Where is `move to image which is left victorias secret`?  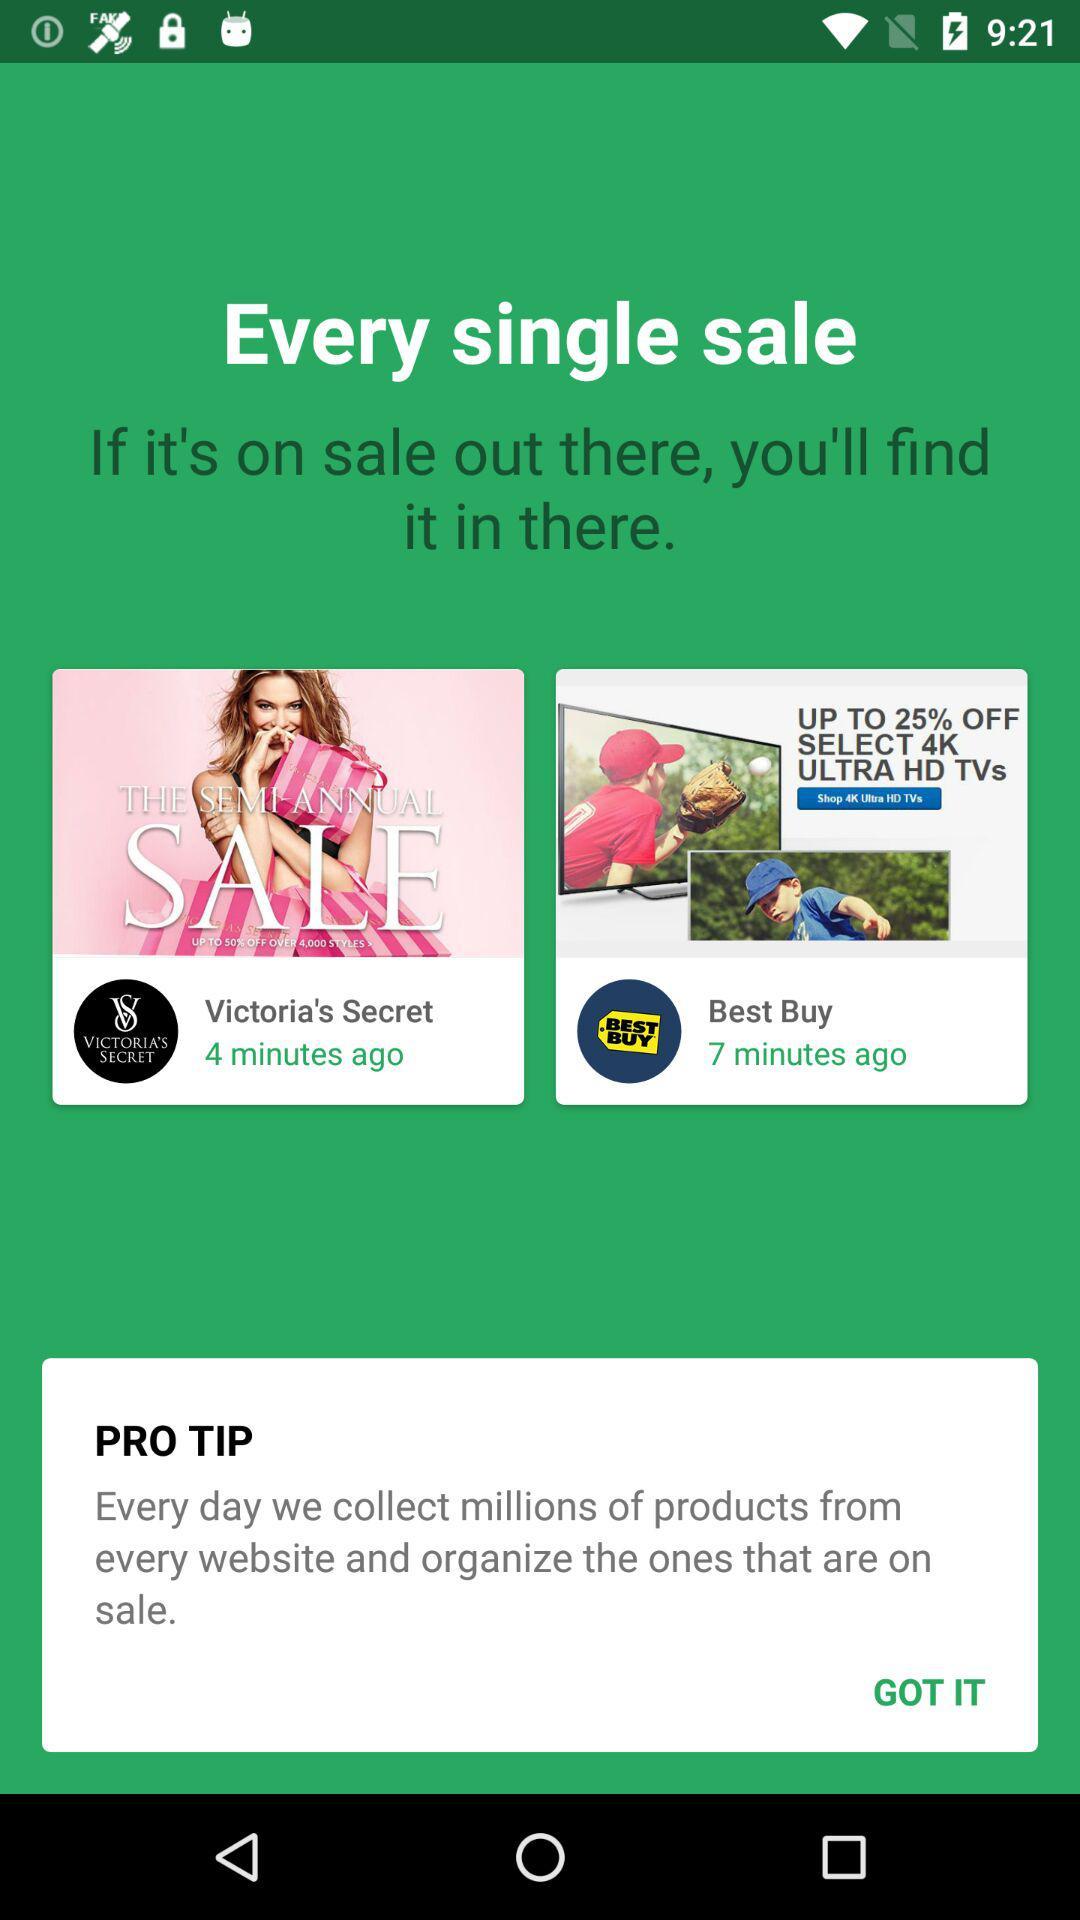 move to image which is left victorias secret is located at coordinates (126, 1031).